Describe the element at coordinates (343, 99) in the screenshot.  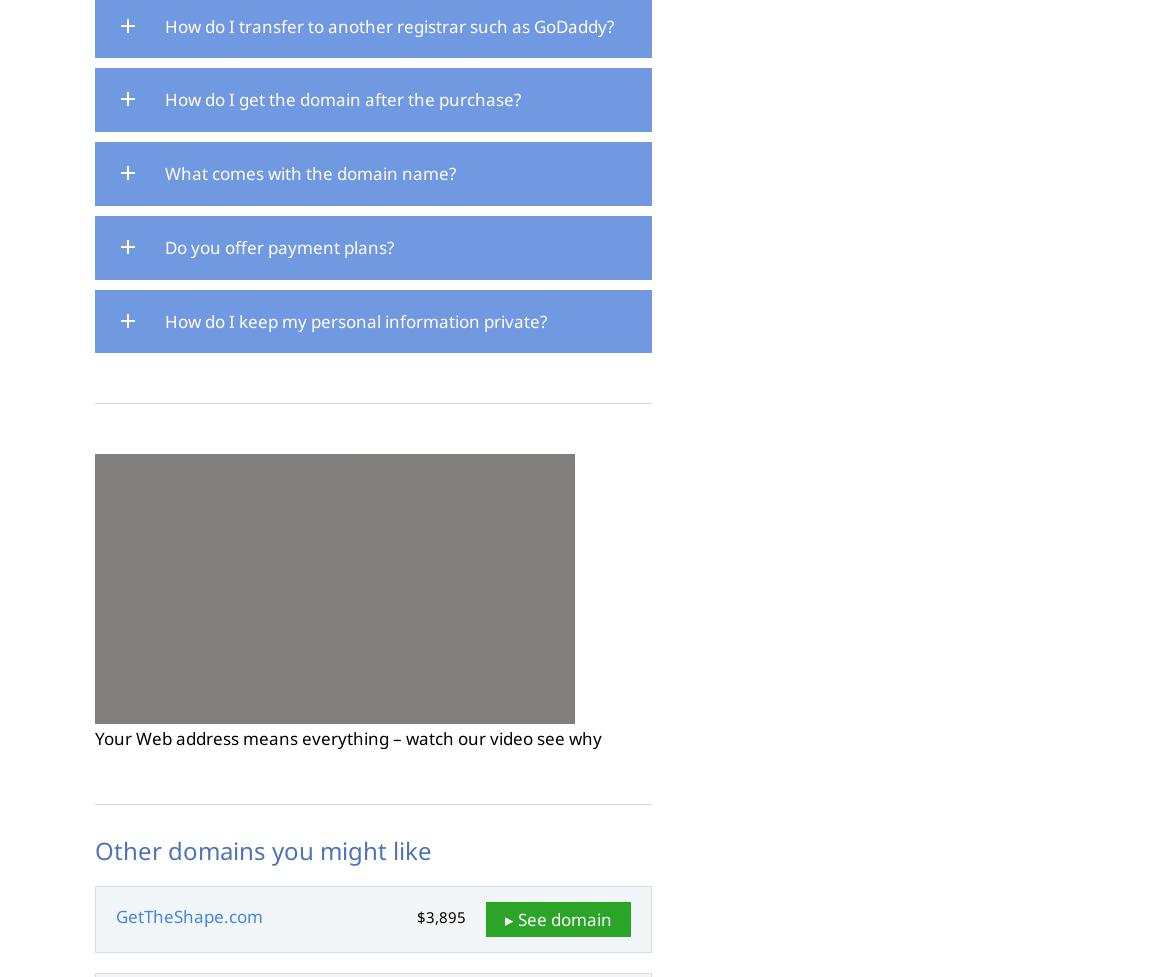
I see `'How do I get the domain after the purchase?'` at that location.